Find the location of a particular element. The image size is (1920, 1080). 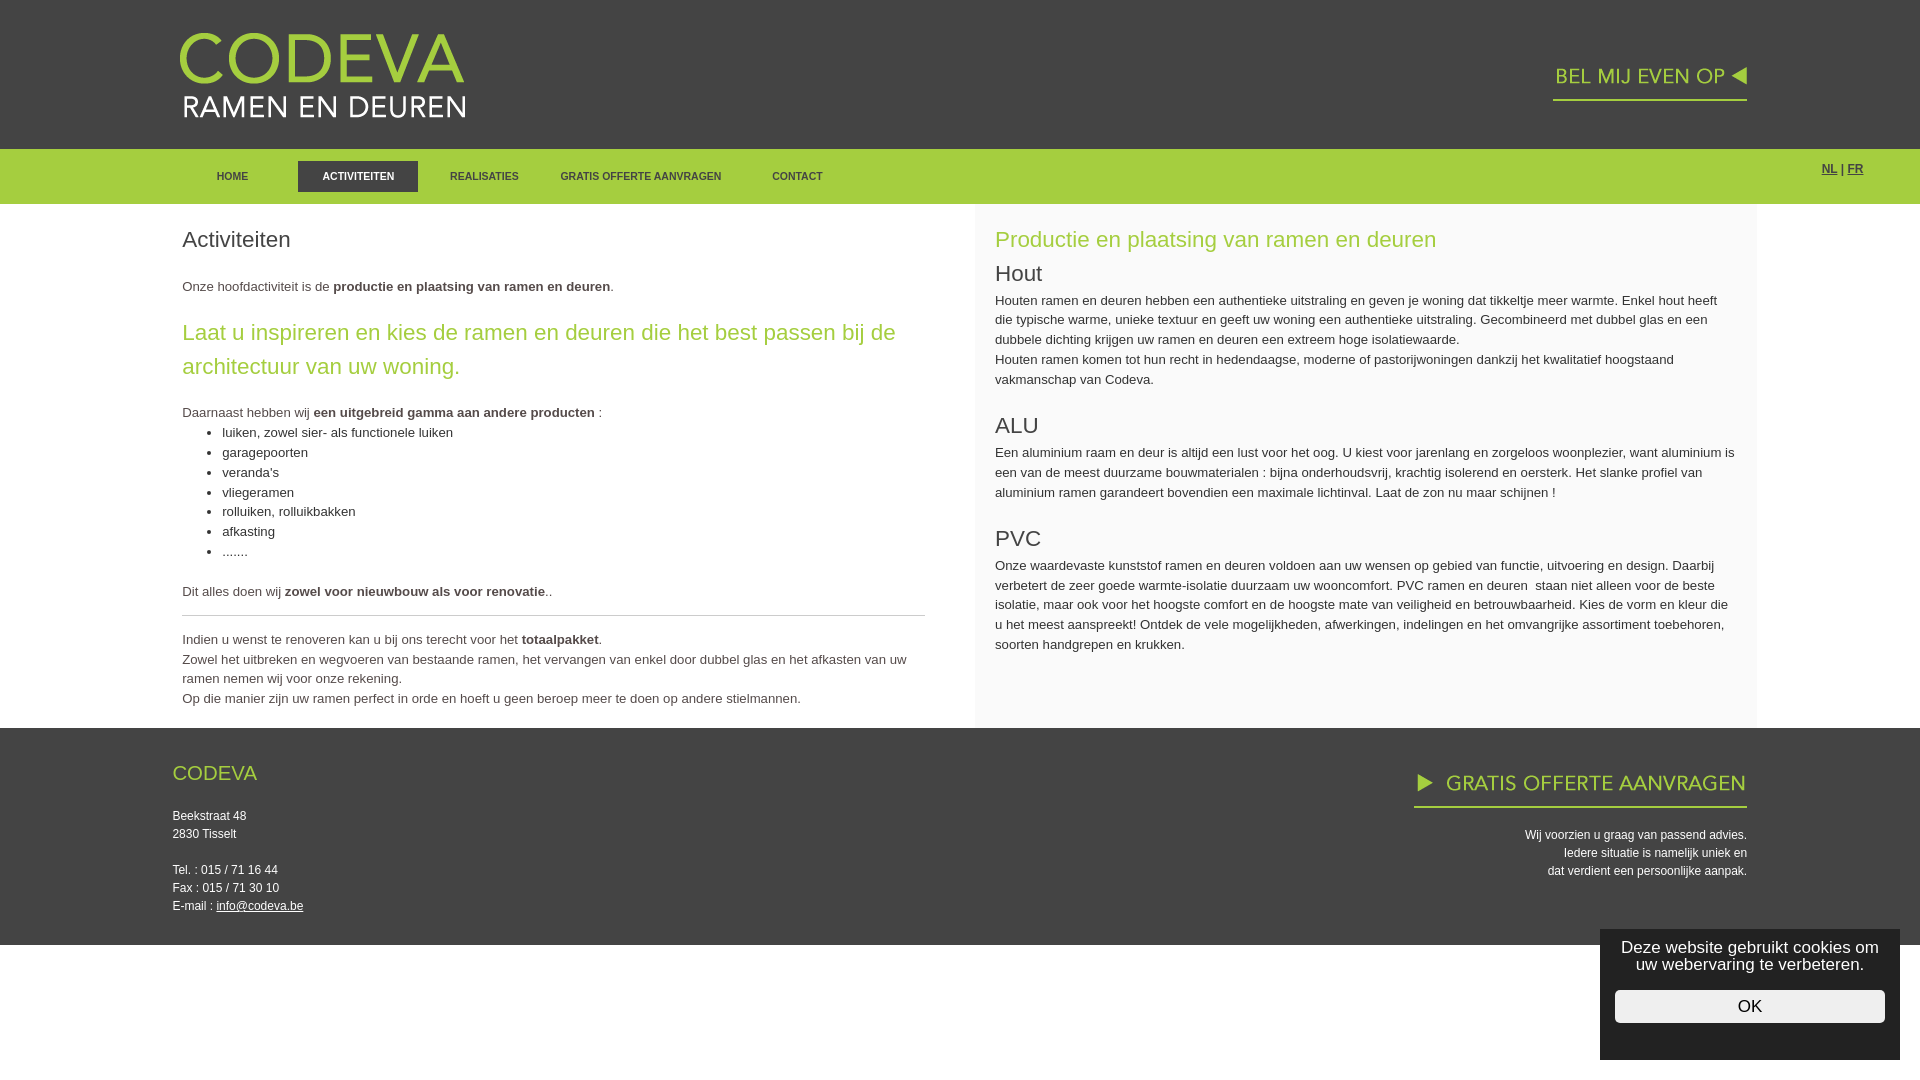

'NL' is located at coordinates (1822, 168).